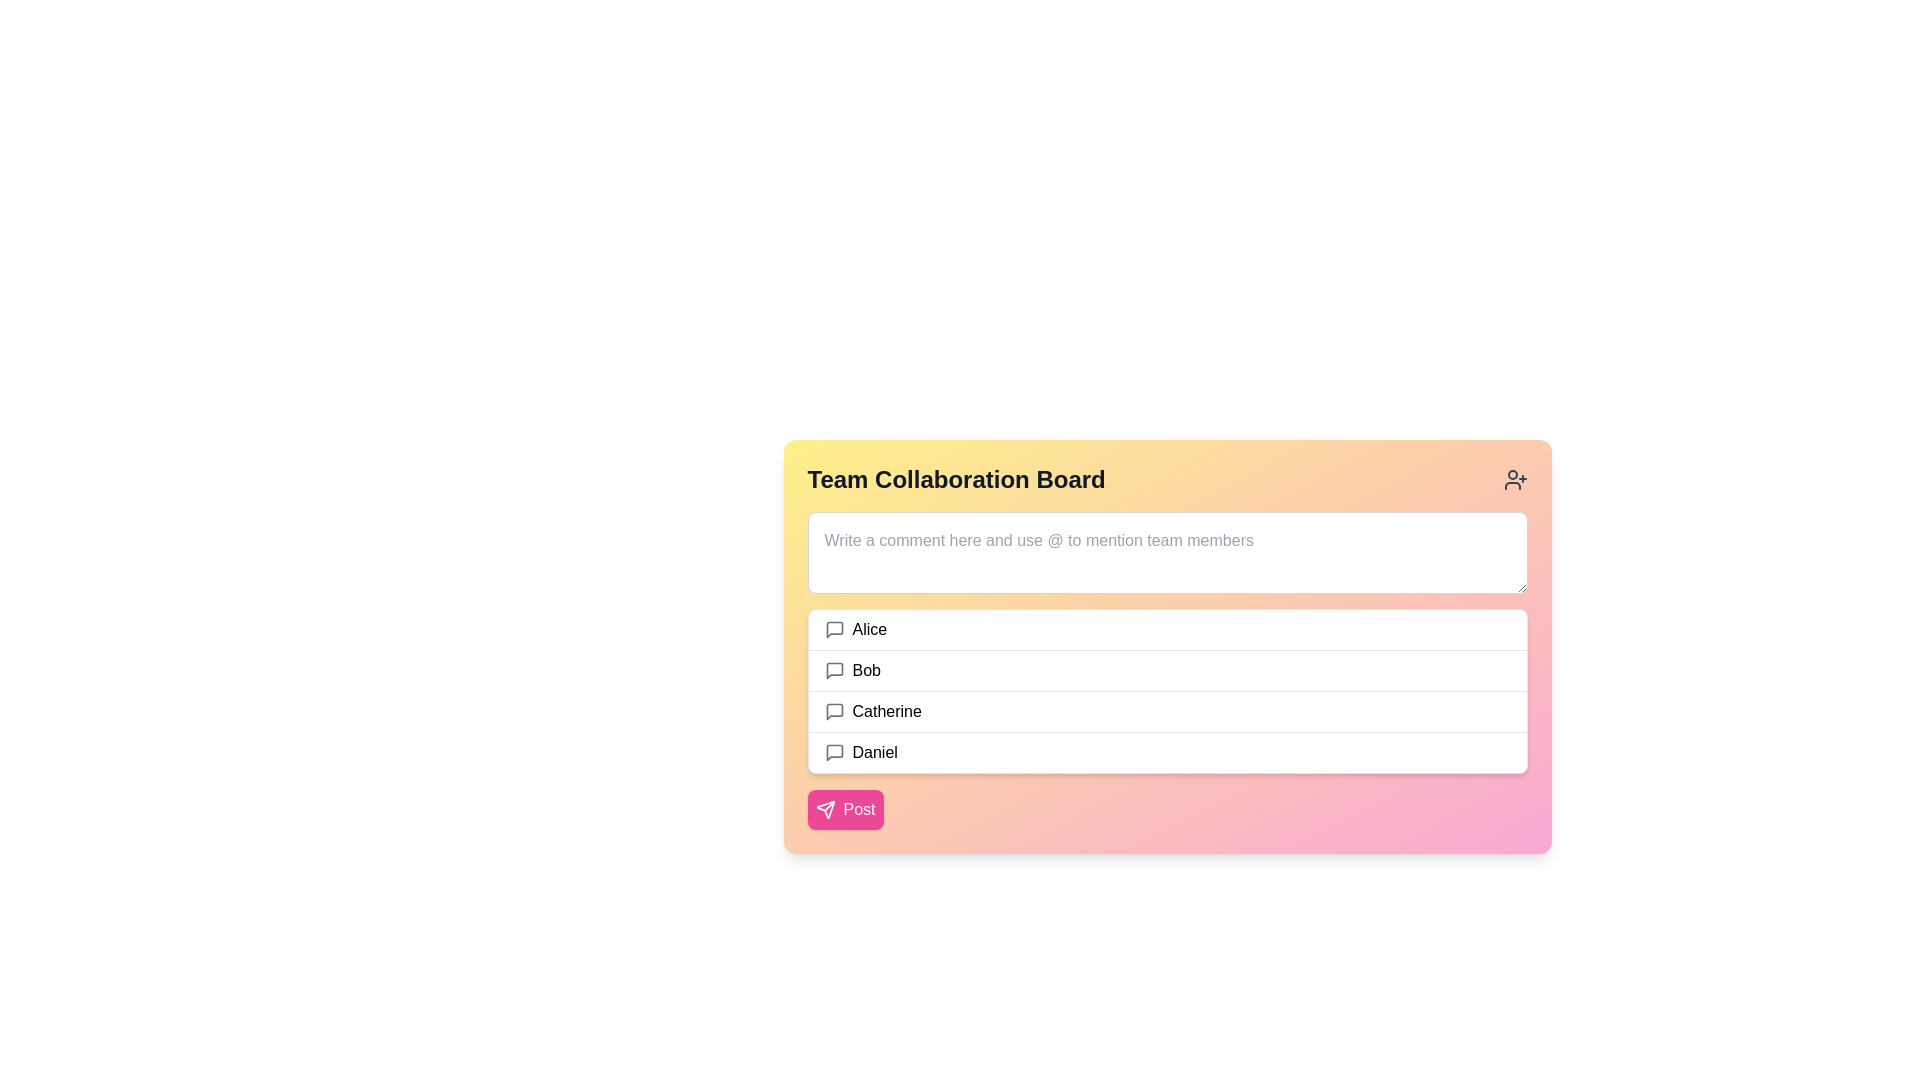 Image resolution: width=1920 pixels, height=1080 pixels. I want to click on the name 'Bob', so click(1167, 680).